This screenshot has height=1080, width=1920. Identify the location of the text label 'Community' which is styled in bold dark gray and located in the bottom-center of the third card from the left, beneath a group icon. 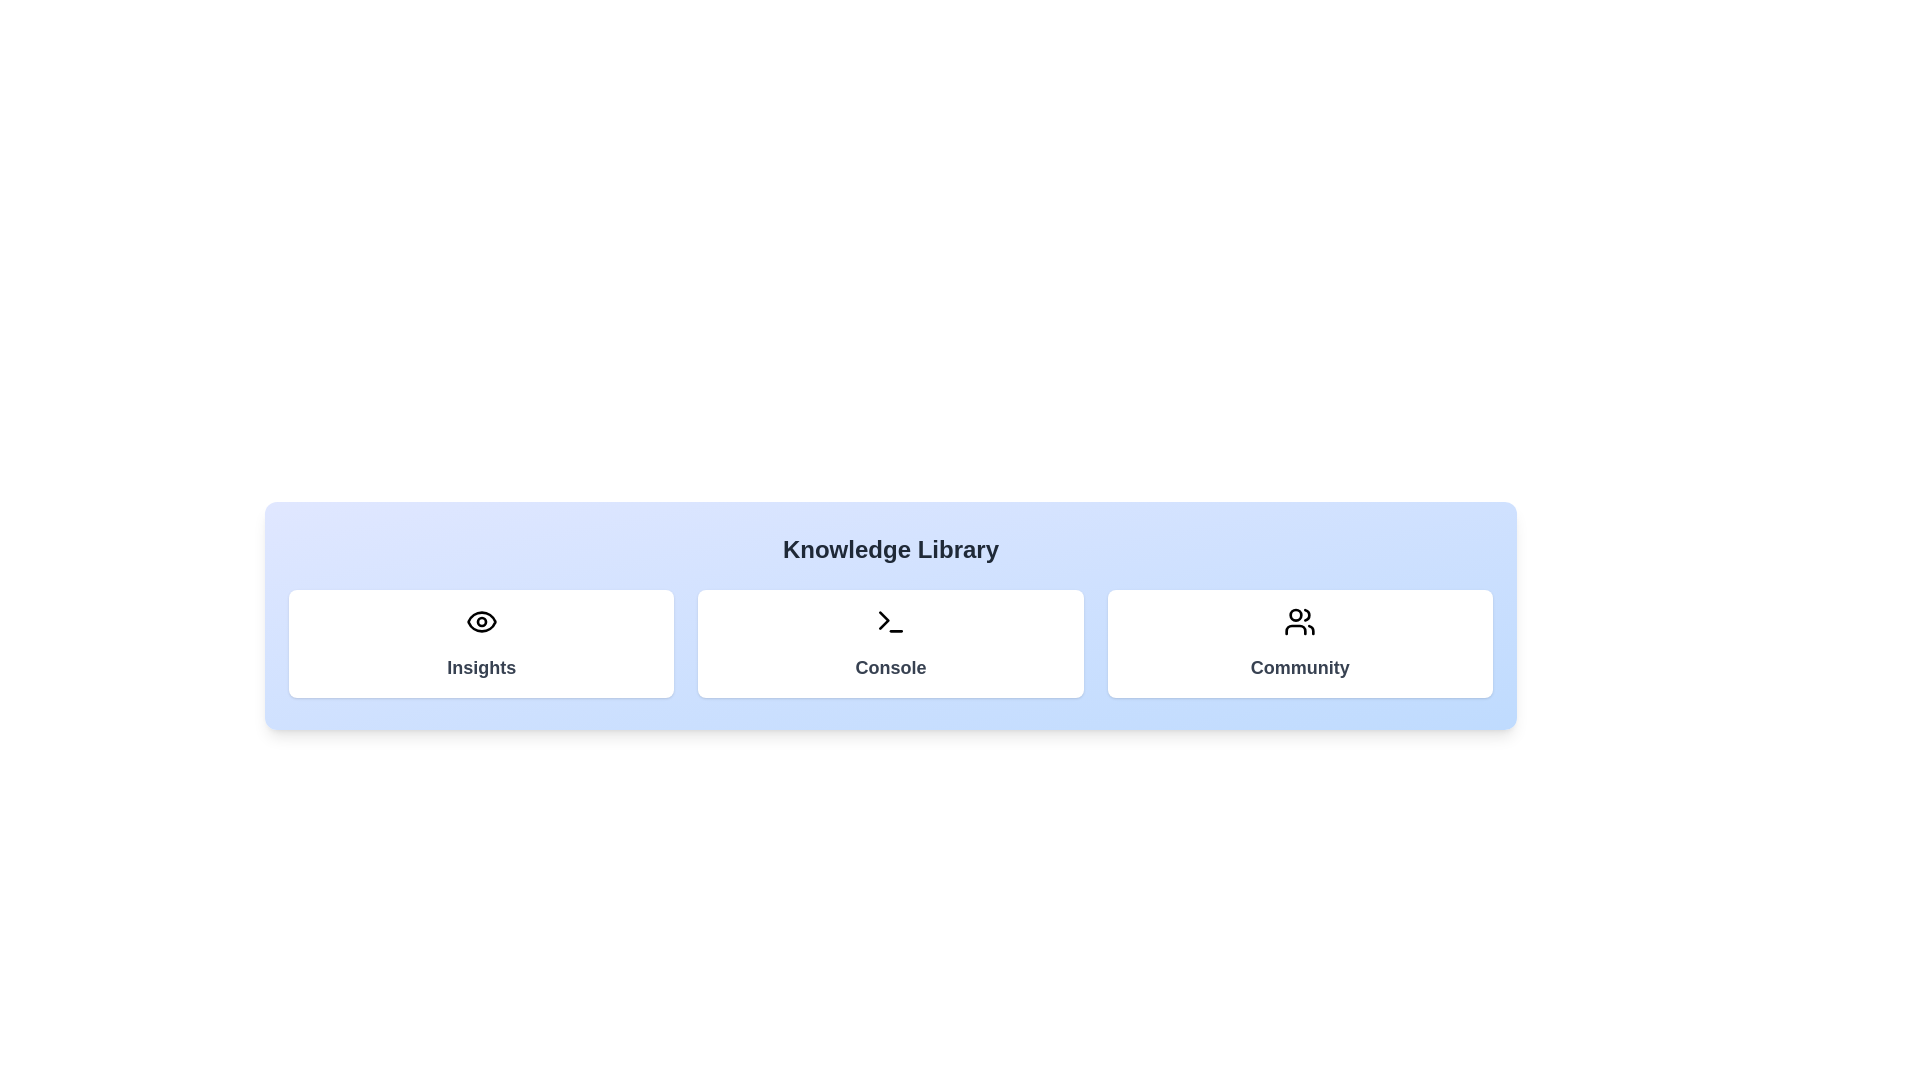
(1300, 667).